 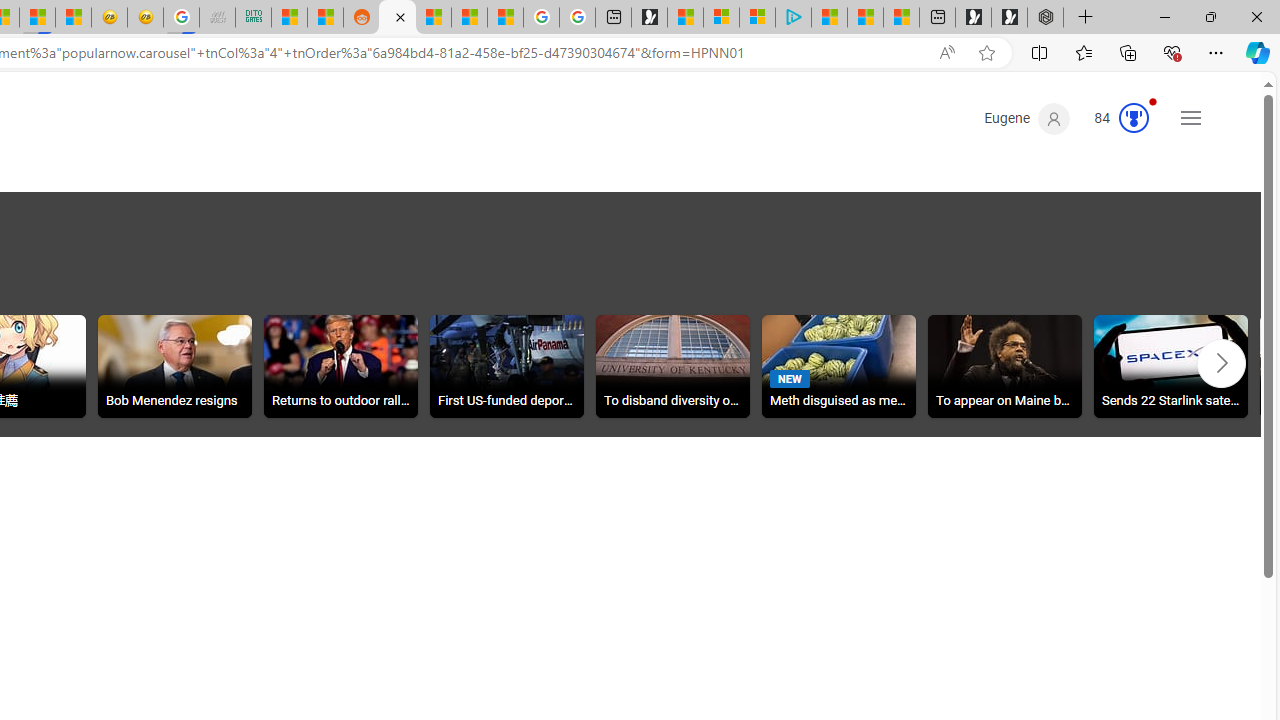 I want to click on 'Utah sues federal government - Search', so click(x=397, y=17).